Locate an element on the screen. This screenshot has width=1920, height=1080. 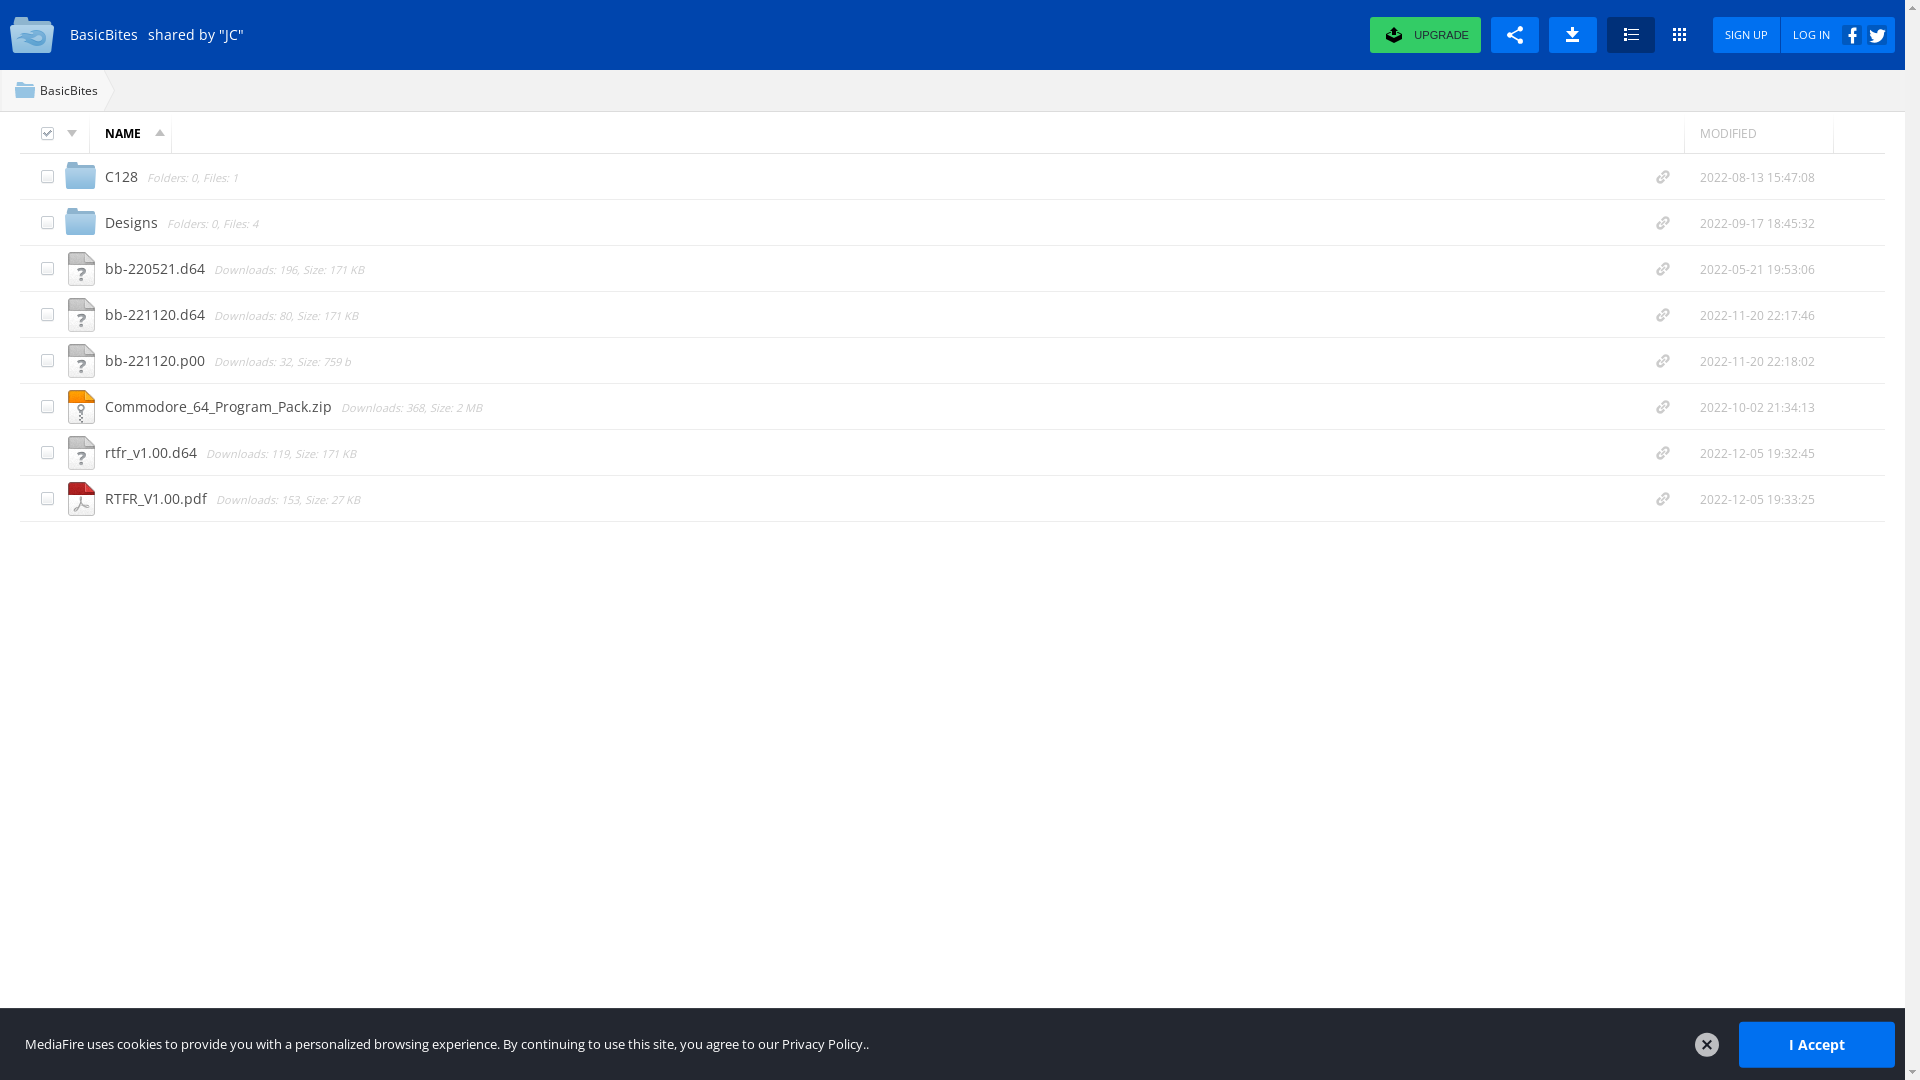
'bb-221120.d64' is located at coordinates (156, 313).